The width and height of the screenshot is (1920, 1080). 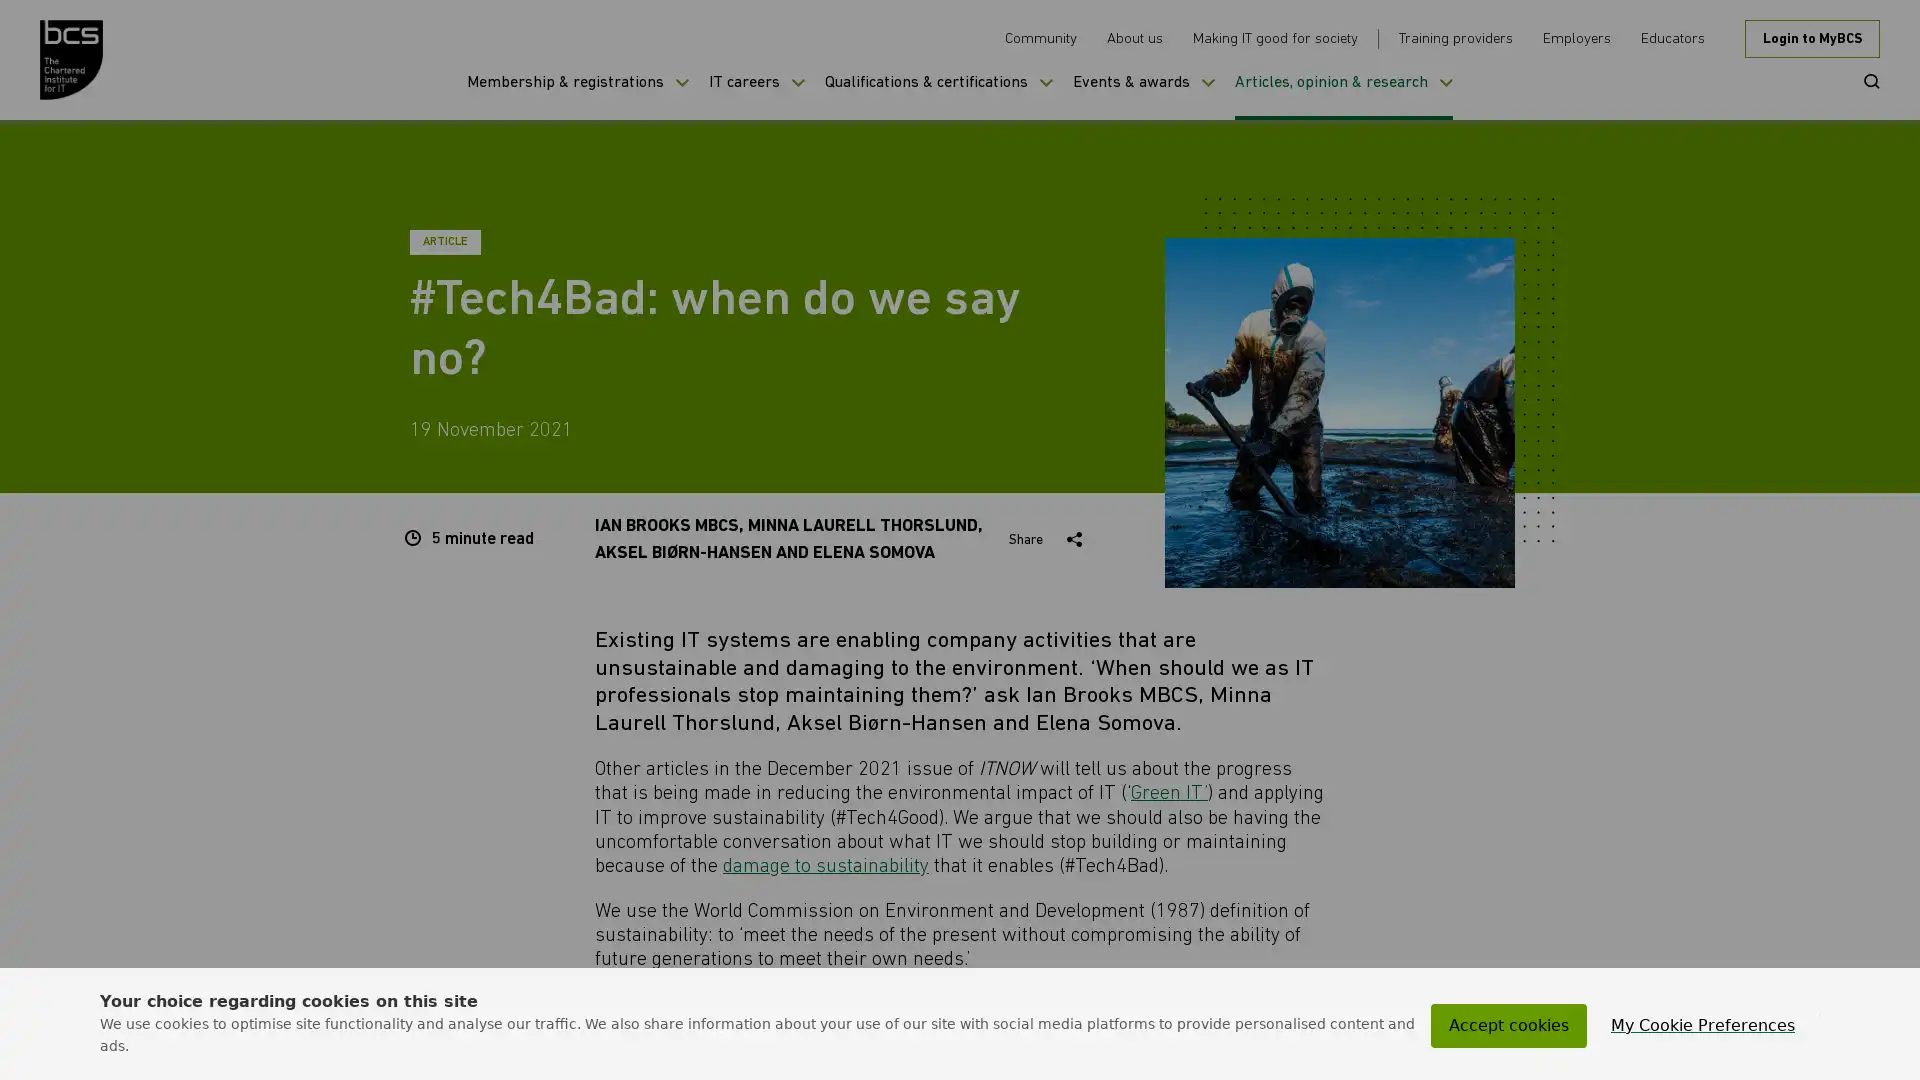 I want to click on Membership & registrations, so click(x=576, y=96).